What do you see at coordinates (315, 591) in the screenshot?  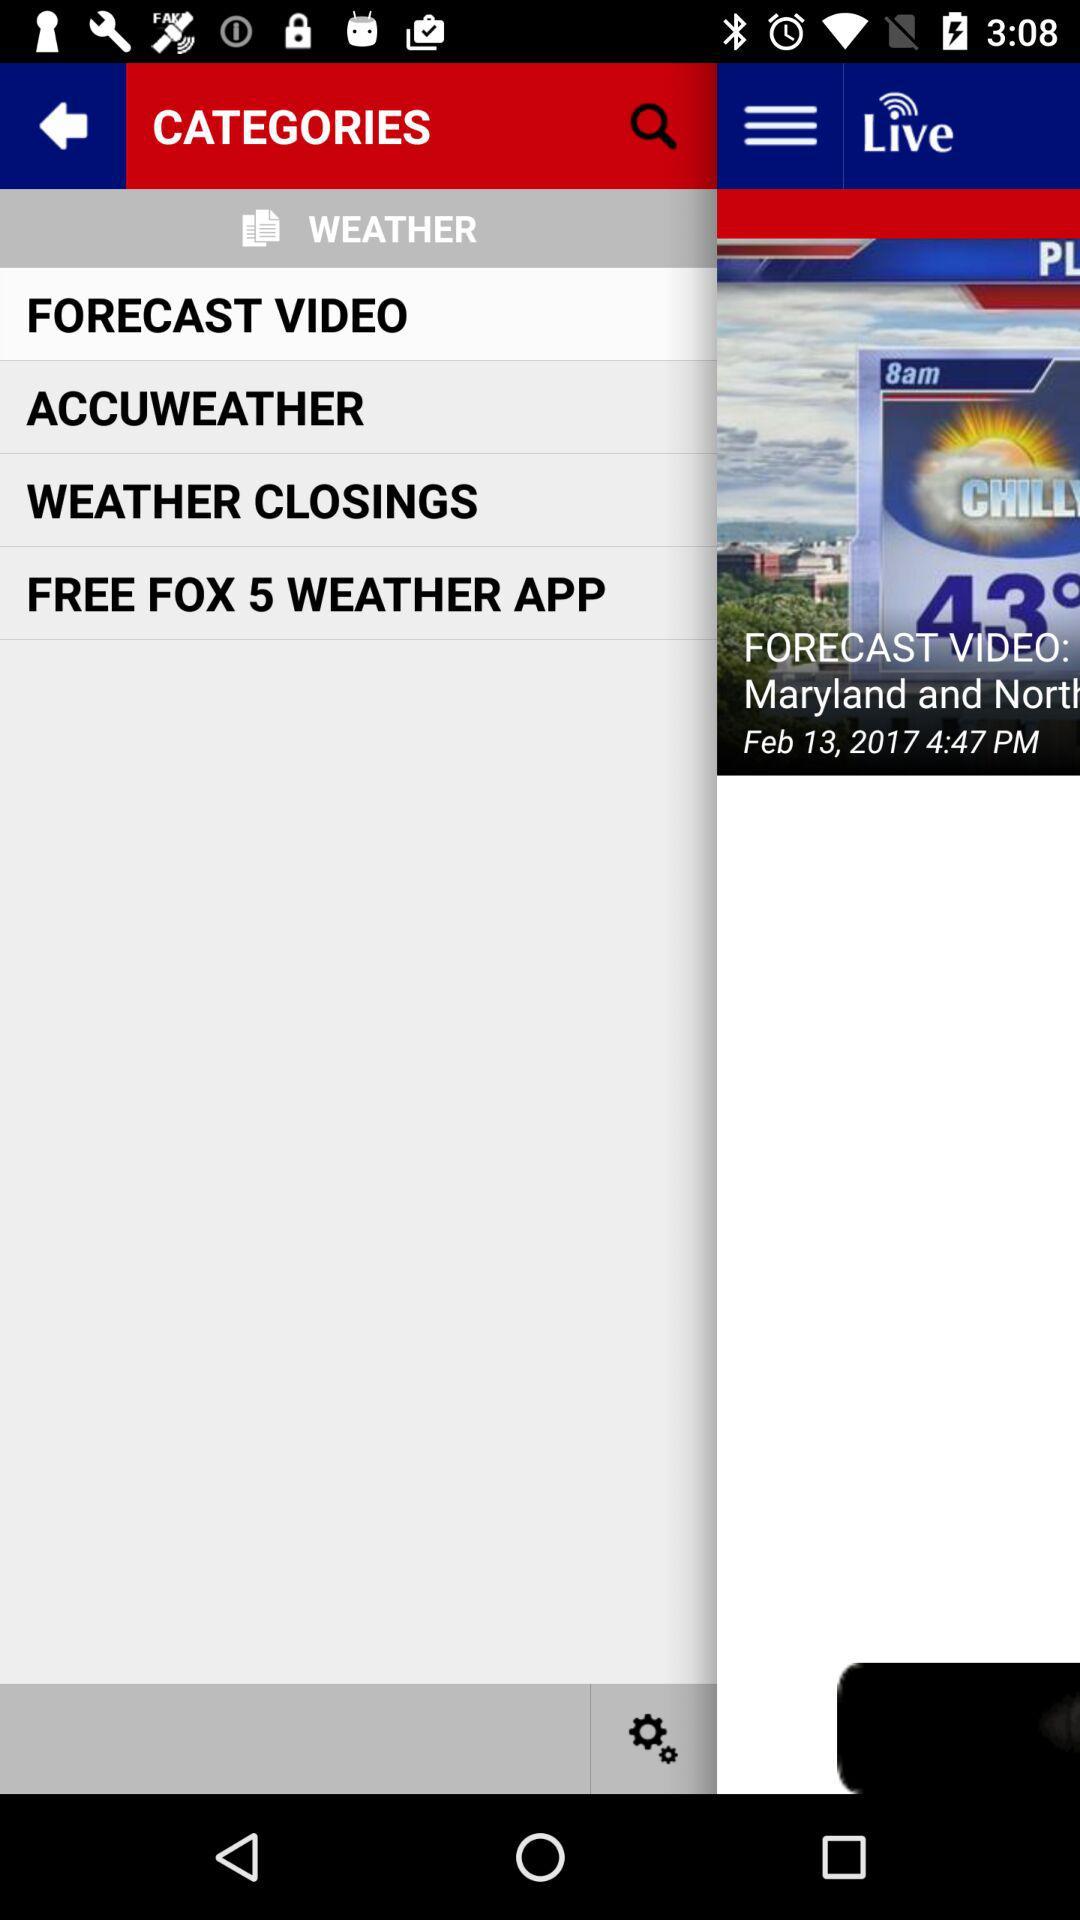 I see `free fox 5 item` at bounding box center [315, 591].